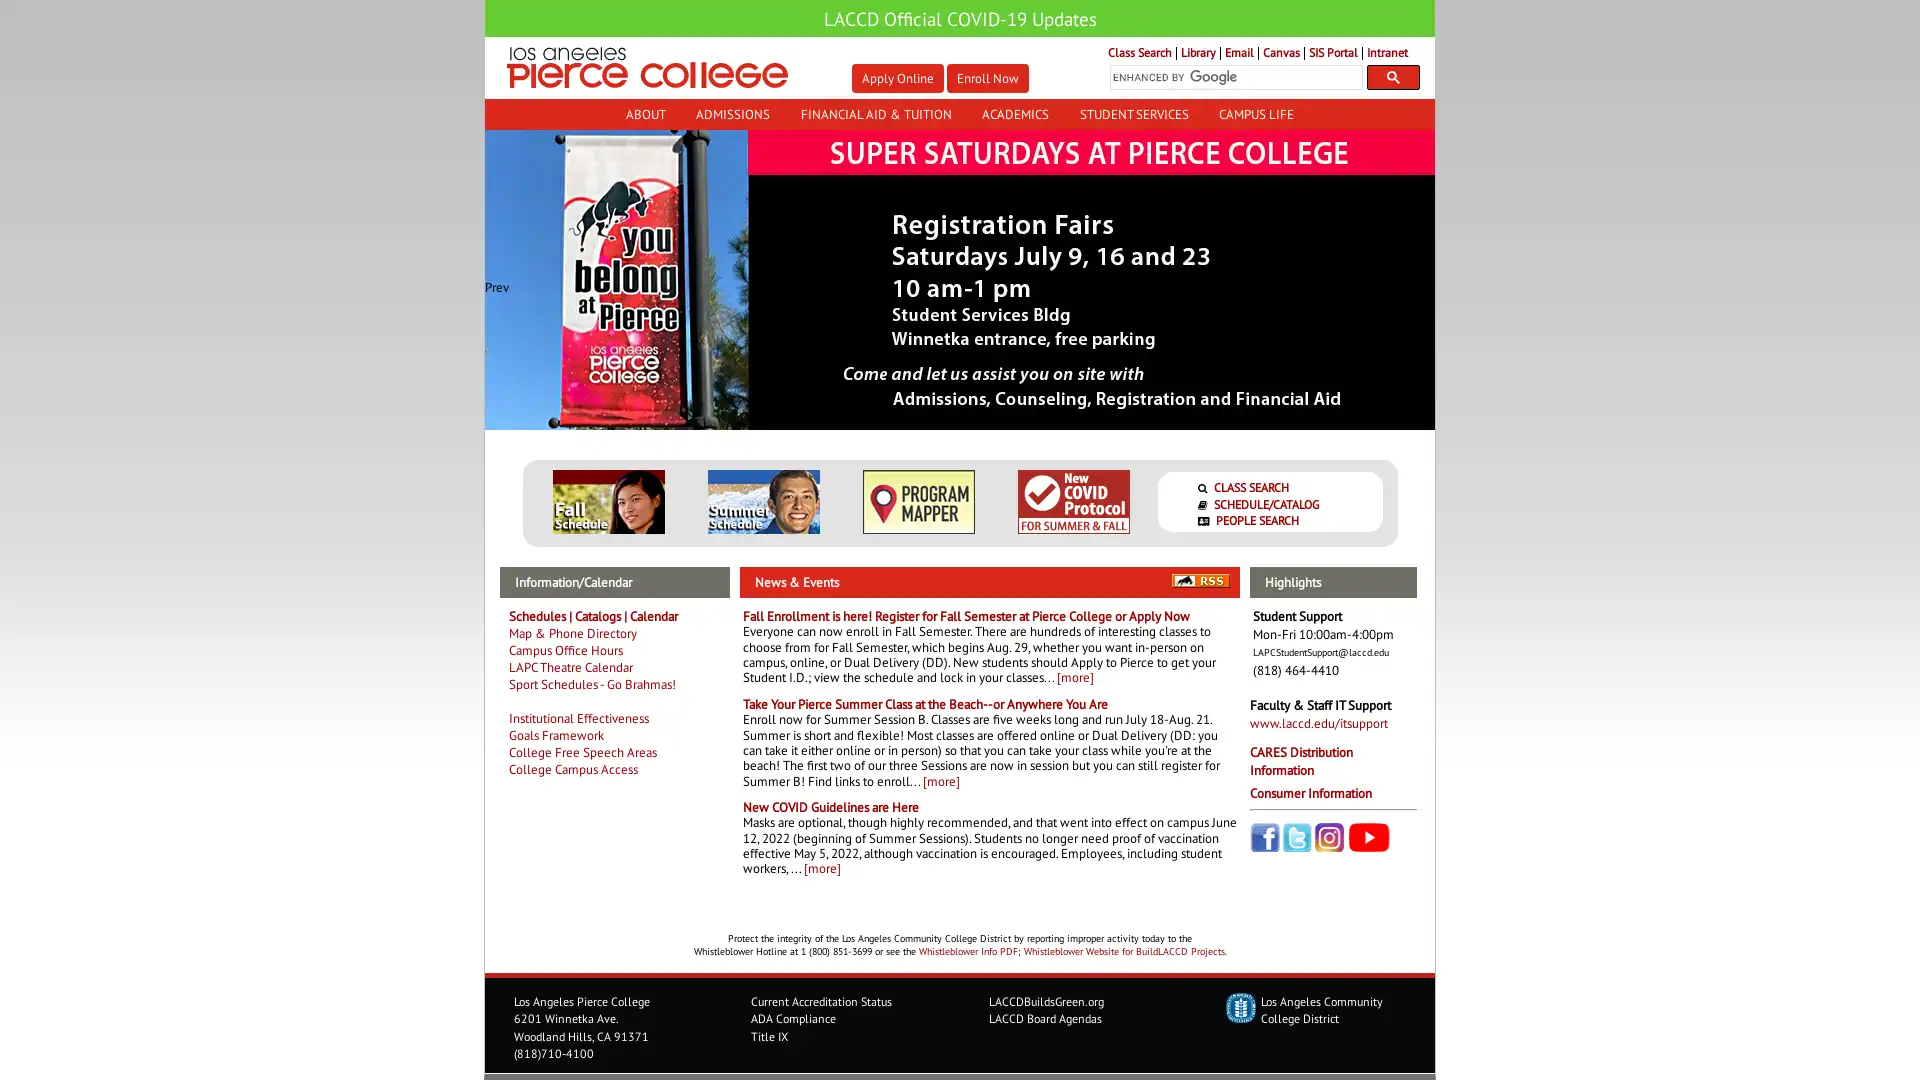 This screenshot has height=1080, width=1920. What do you see at coordinates (1255, 114) in the screenshot?
I see `CAMPUS LIFE` at bounding box center [1255, 114].